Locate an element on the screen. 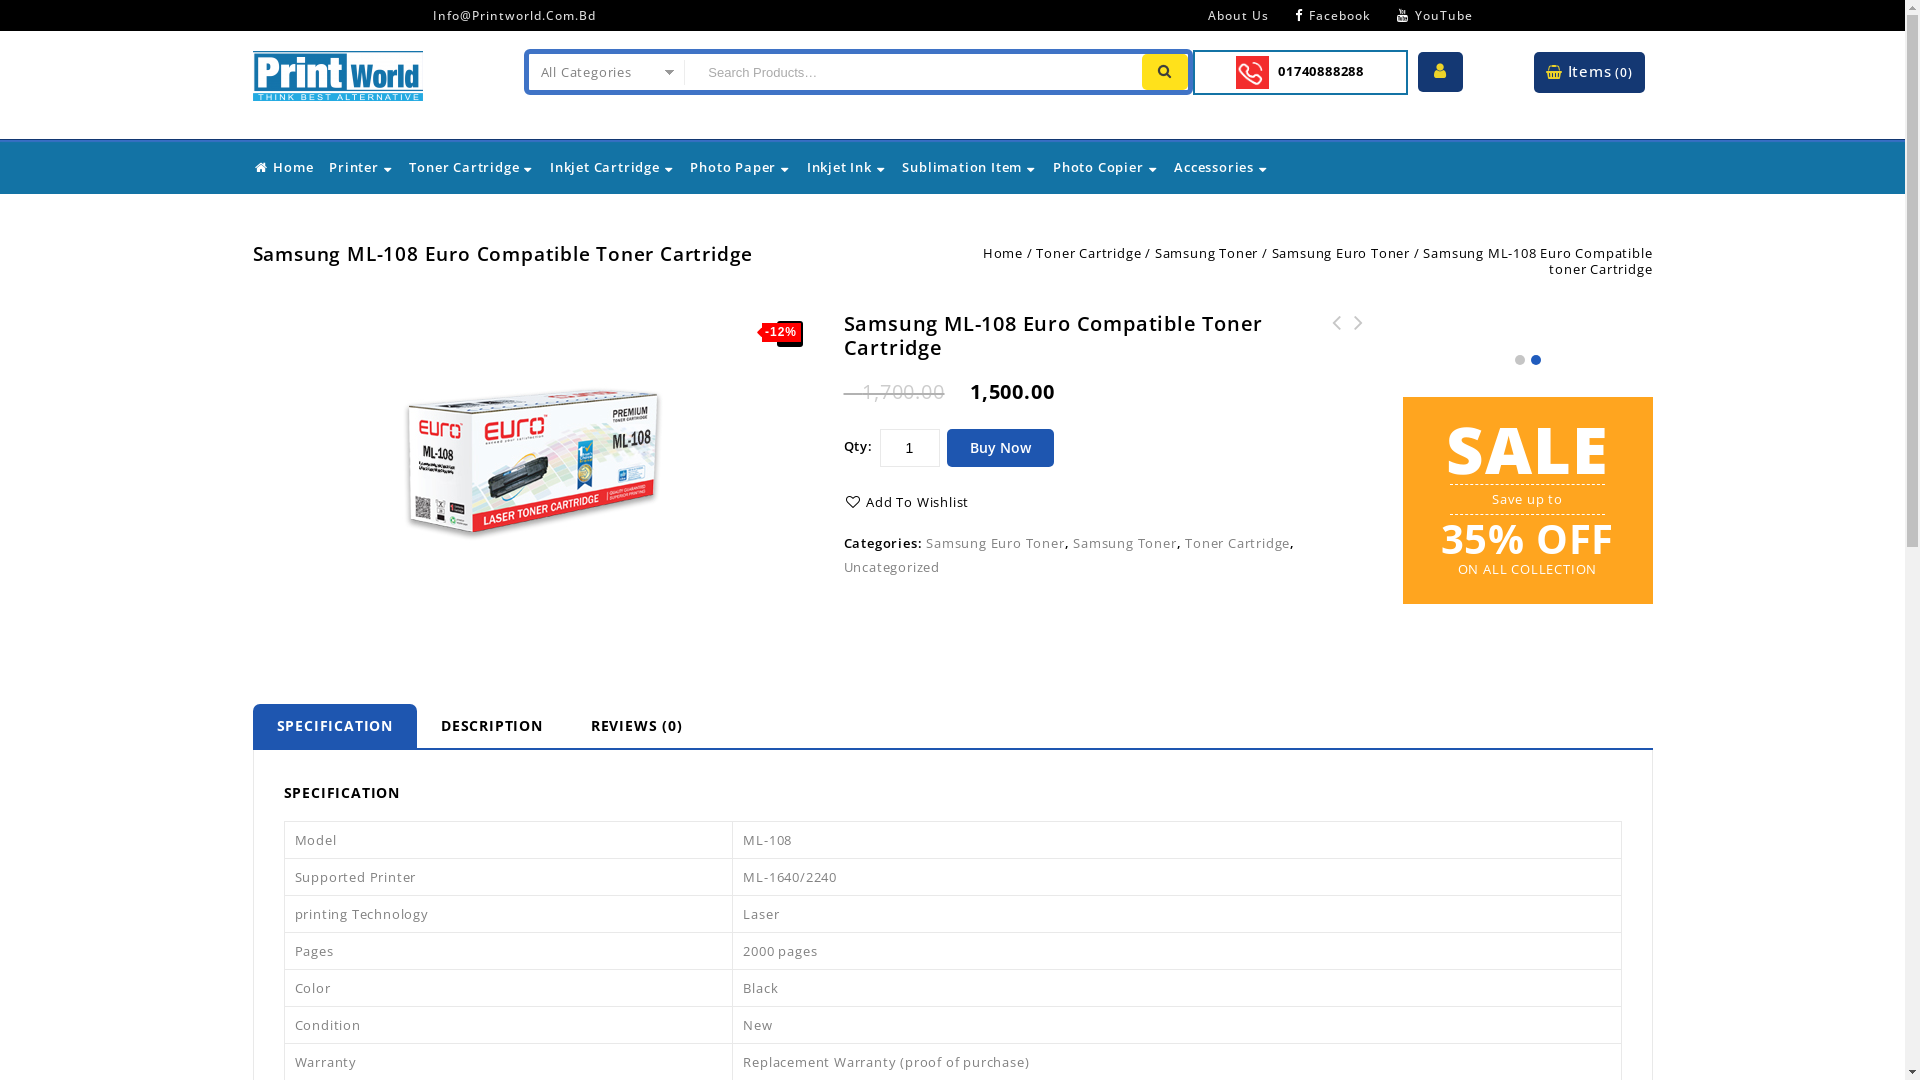 This screenshot has width=1920, height=1080. 'ML-108' is located at coordinates (532, 459).